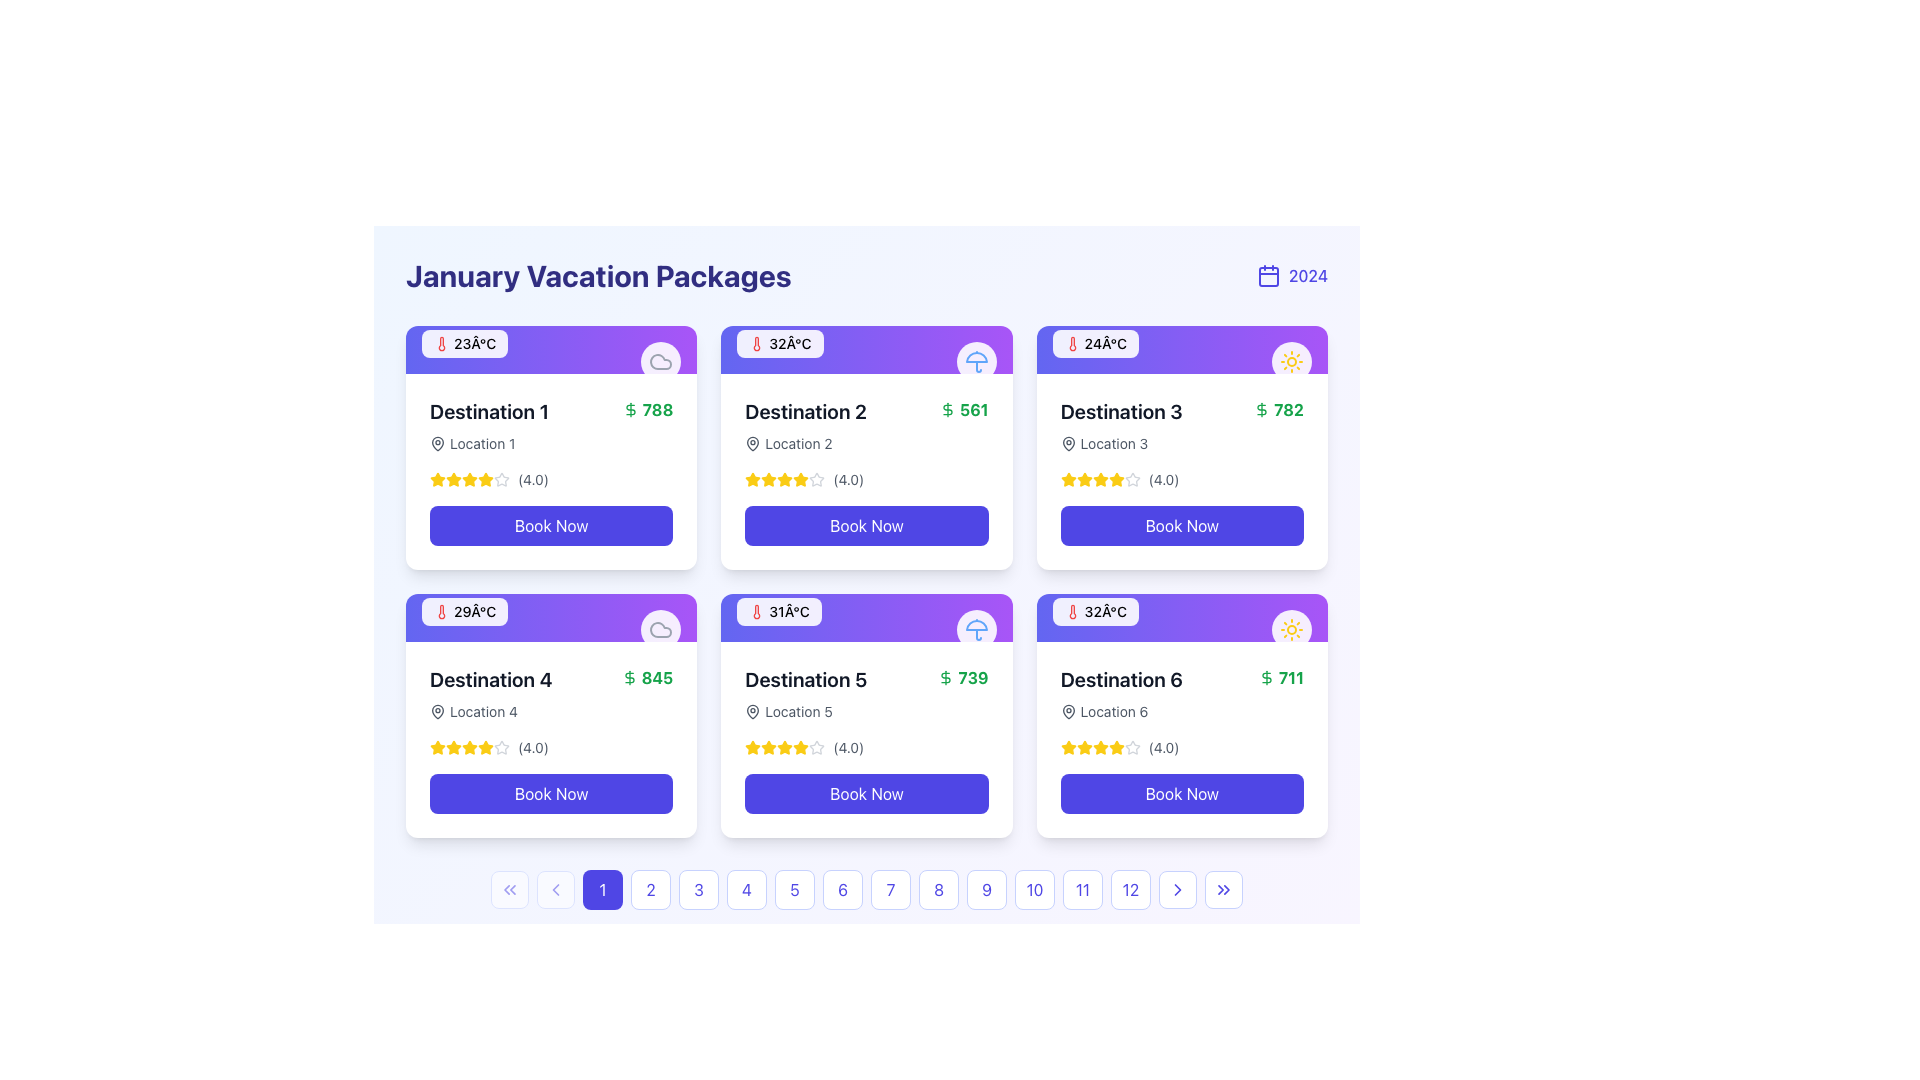 The width and height of the screenshot is (1920, 1080). Describe the element at coordinates (987, 889) in the screenshot. I see `the button displaying the number '9' with a white background and indigo border` at that location.